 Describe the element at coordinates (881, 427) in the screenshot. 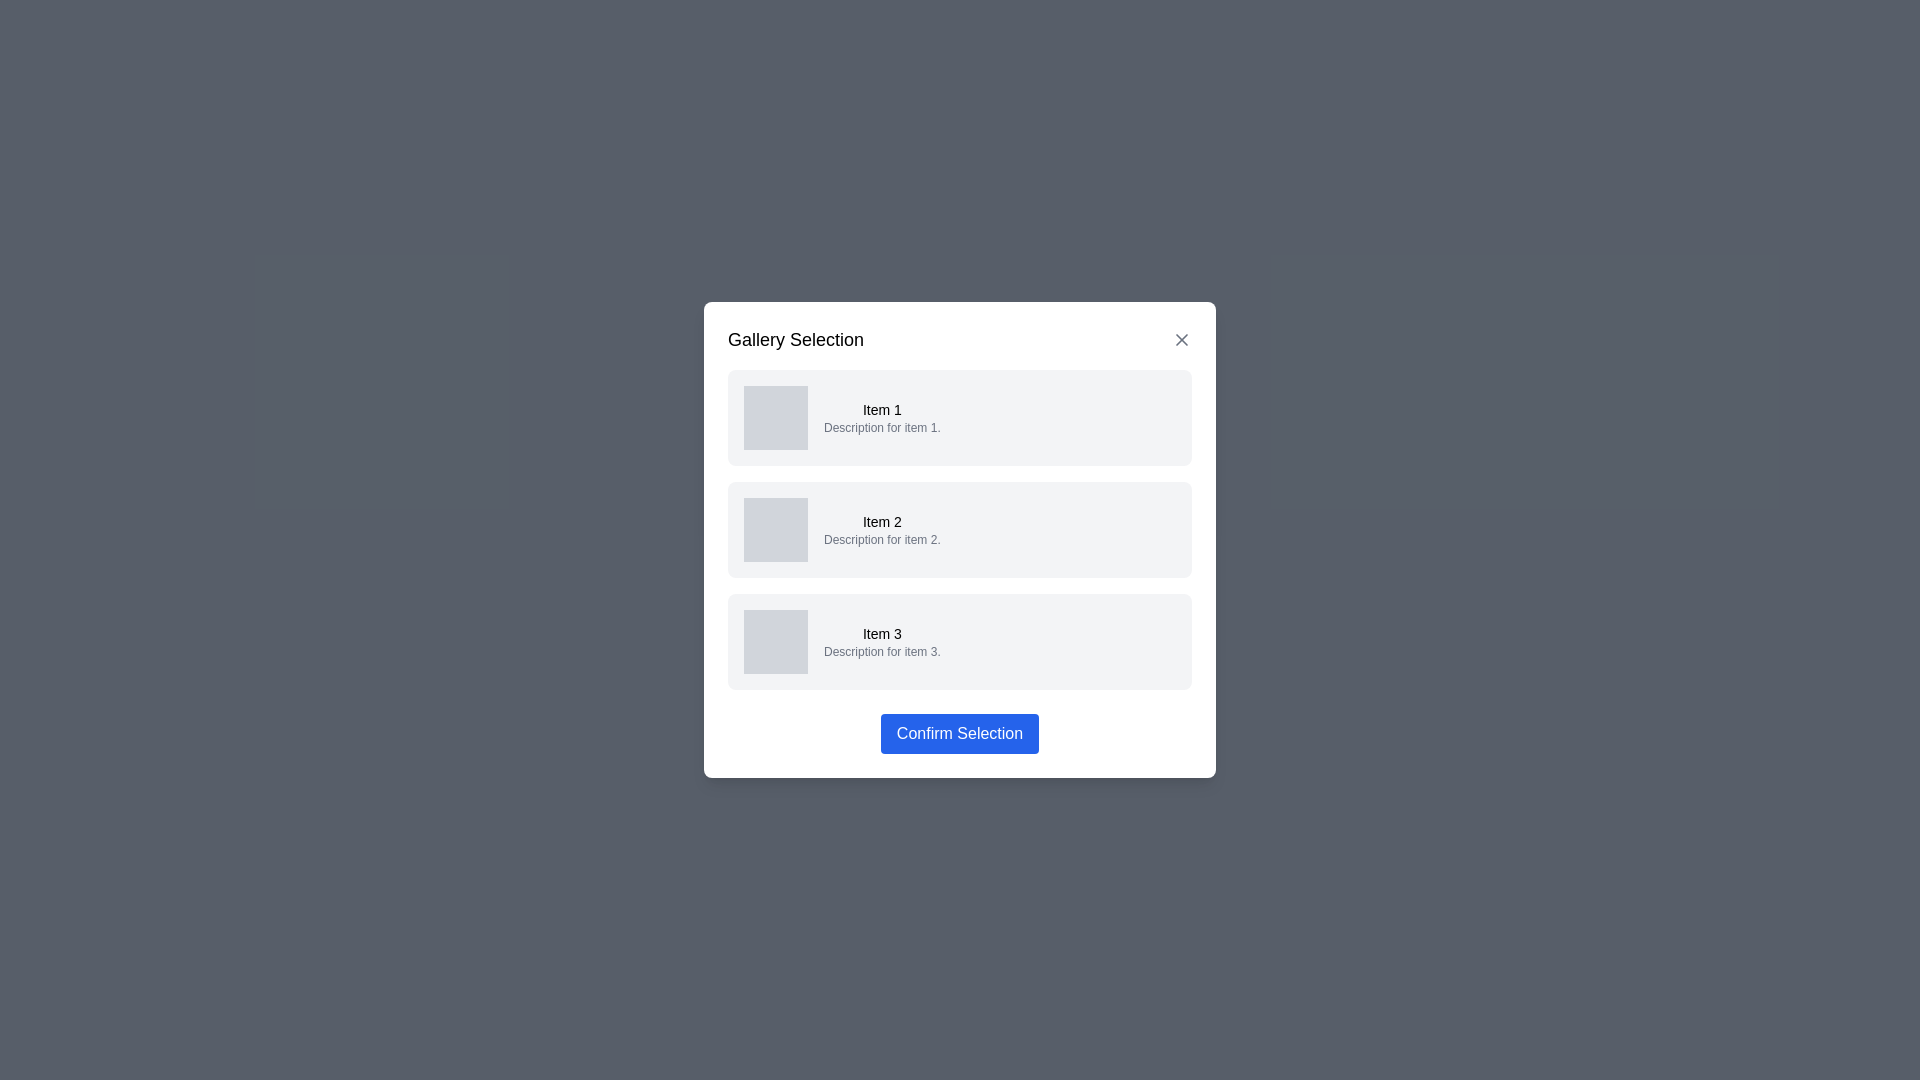

I see `the text label providing supplementary description for 'Item 1', located directly underneath the title in the vertical list` at that location.